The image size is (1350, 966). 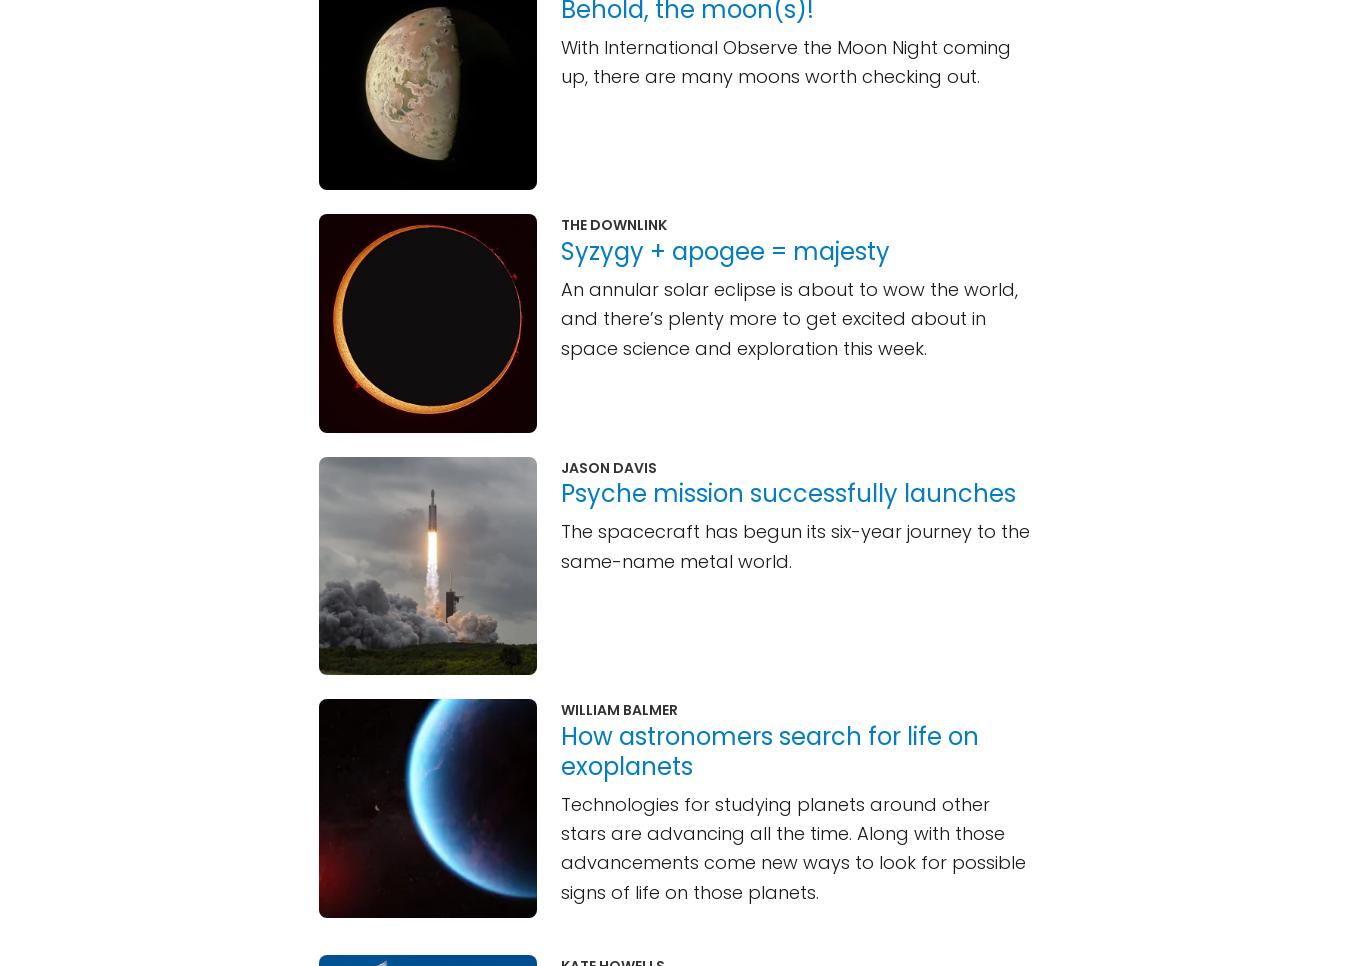 I want to click on 'With International Observe the Moon Night coming up, there are many moons worth checking out.', so click(x=784, y=60).